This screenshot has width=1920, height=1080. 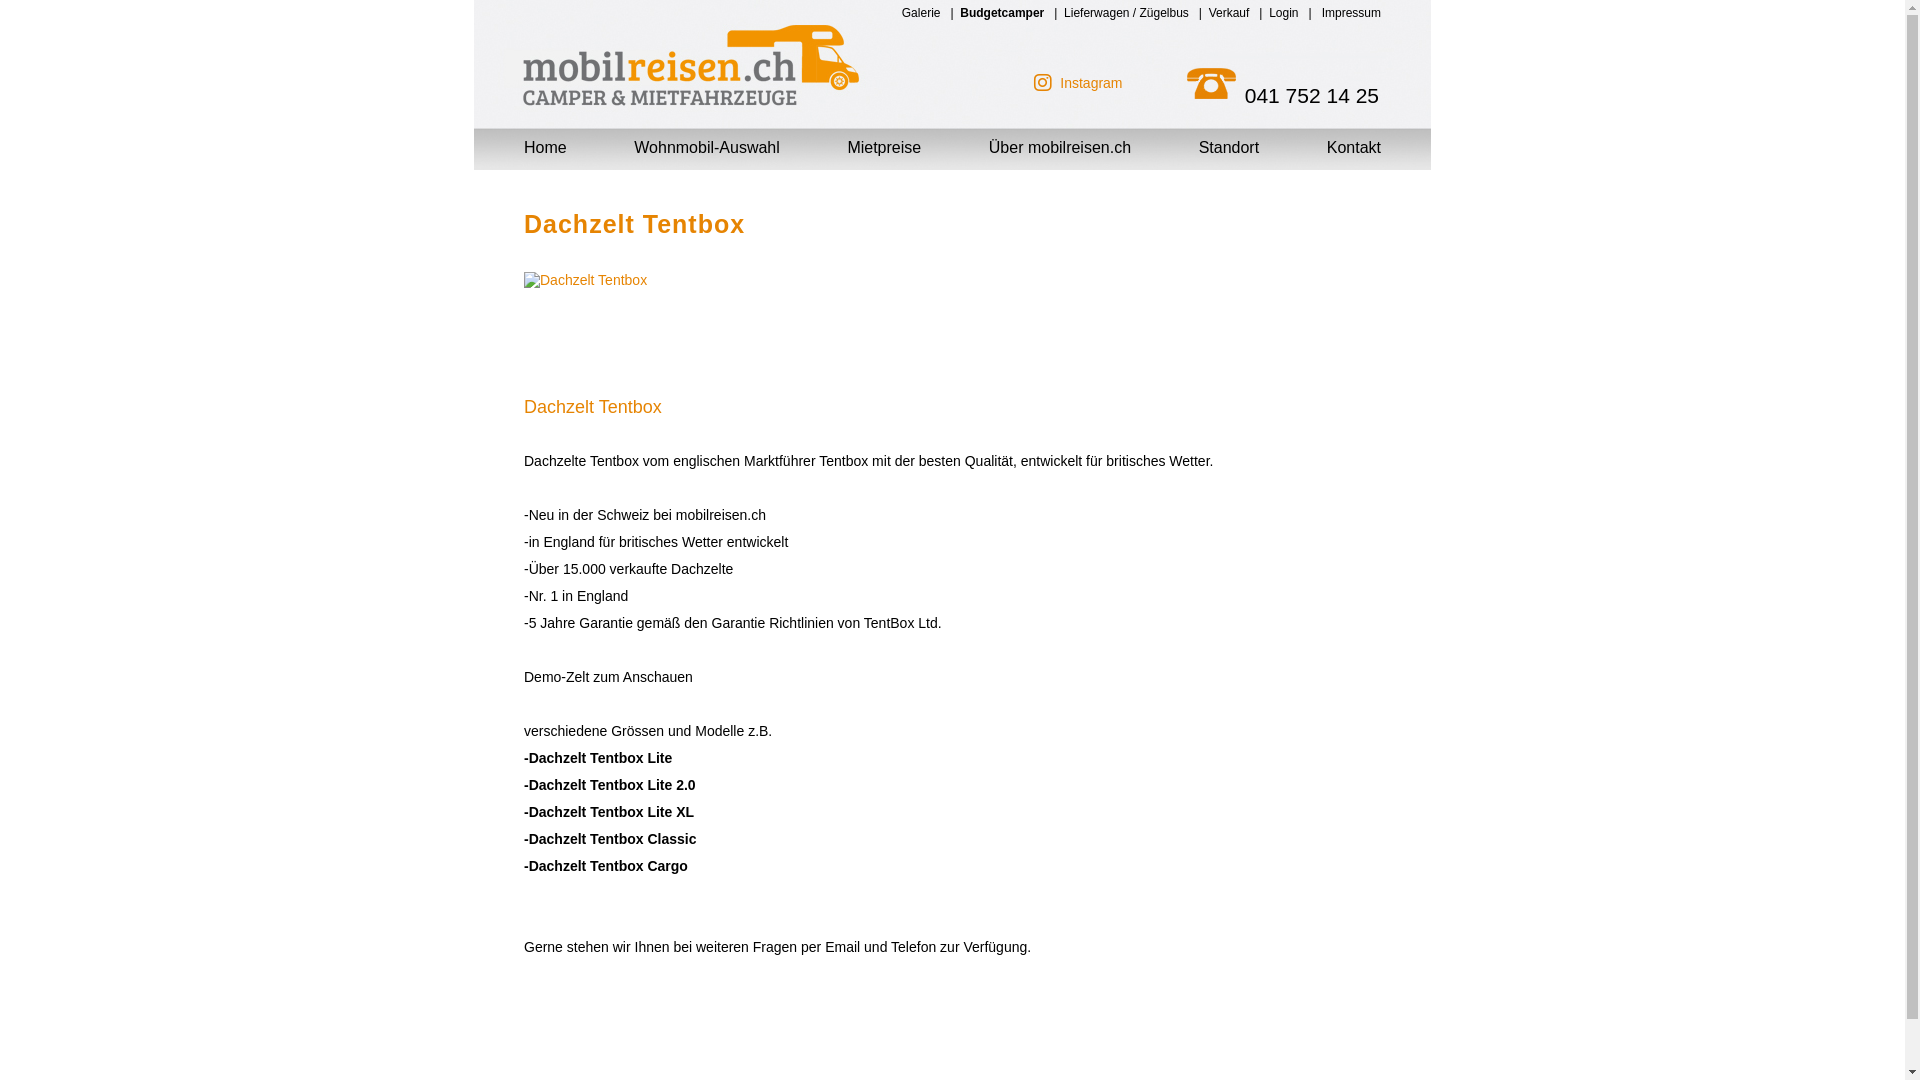 What do you see at coordinates (1267, 12) in the screenshot?
I see `'Login'` at bounding box center [1267, 12].